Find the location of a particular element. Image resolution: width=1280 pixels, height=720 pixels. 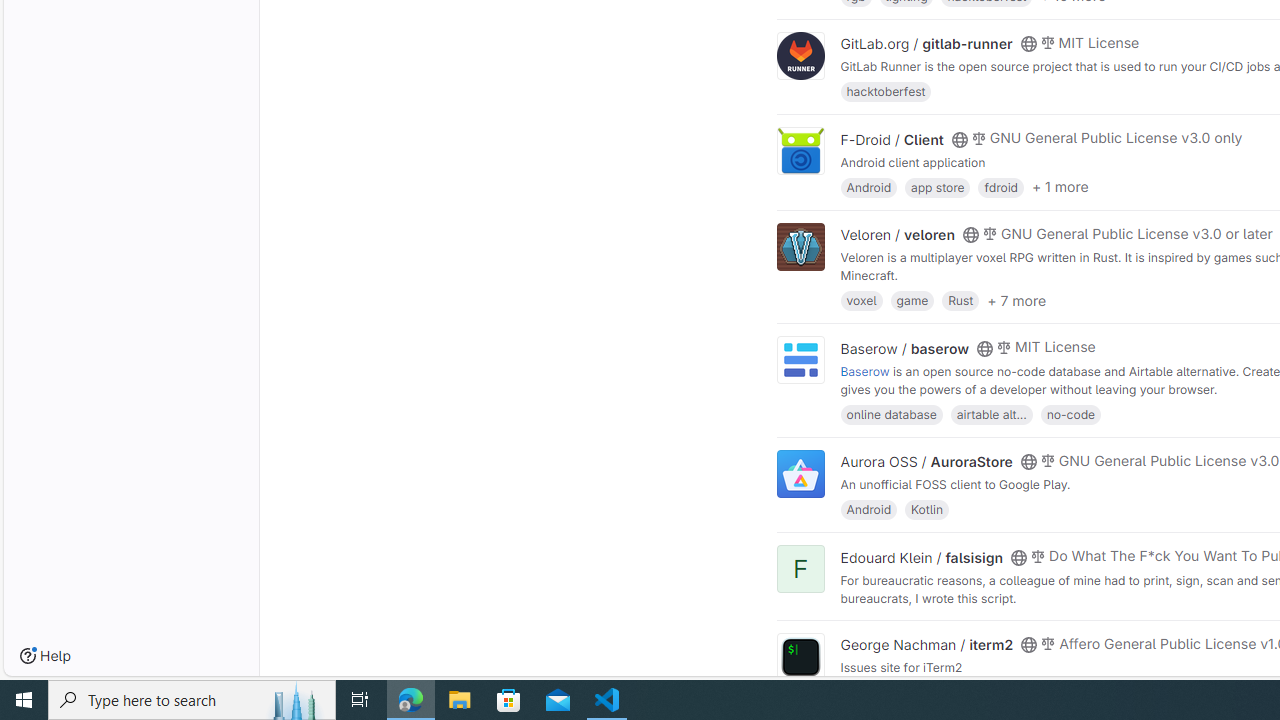

'Baserow / baserow' is located at coordinates (903, 347).